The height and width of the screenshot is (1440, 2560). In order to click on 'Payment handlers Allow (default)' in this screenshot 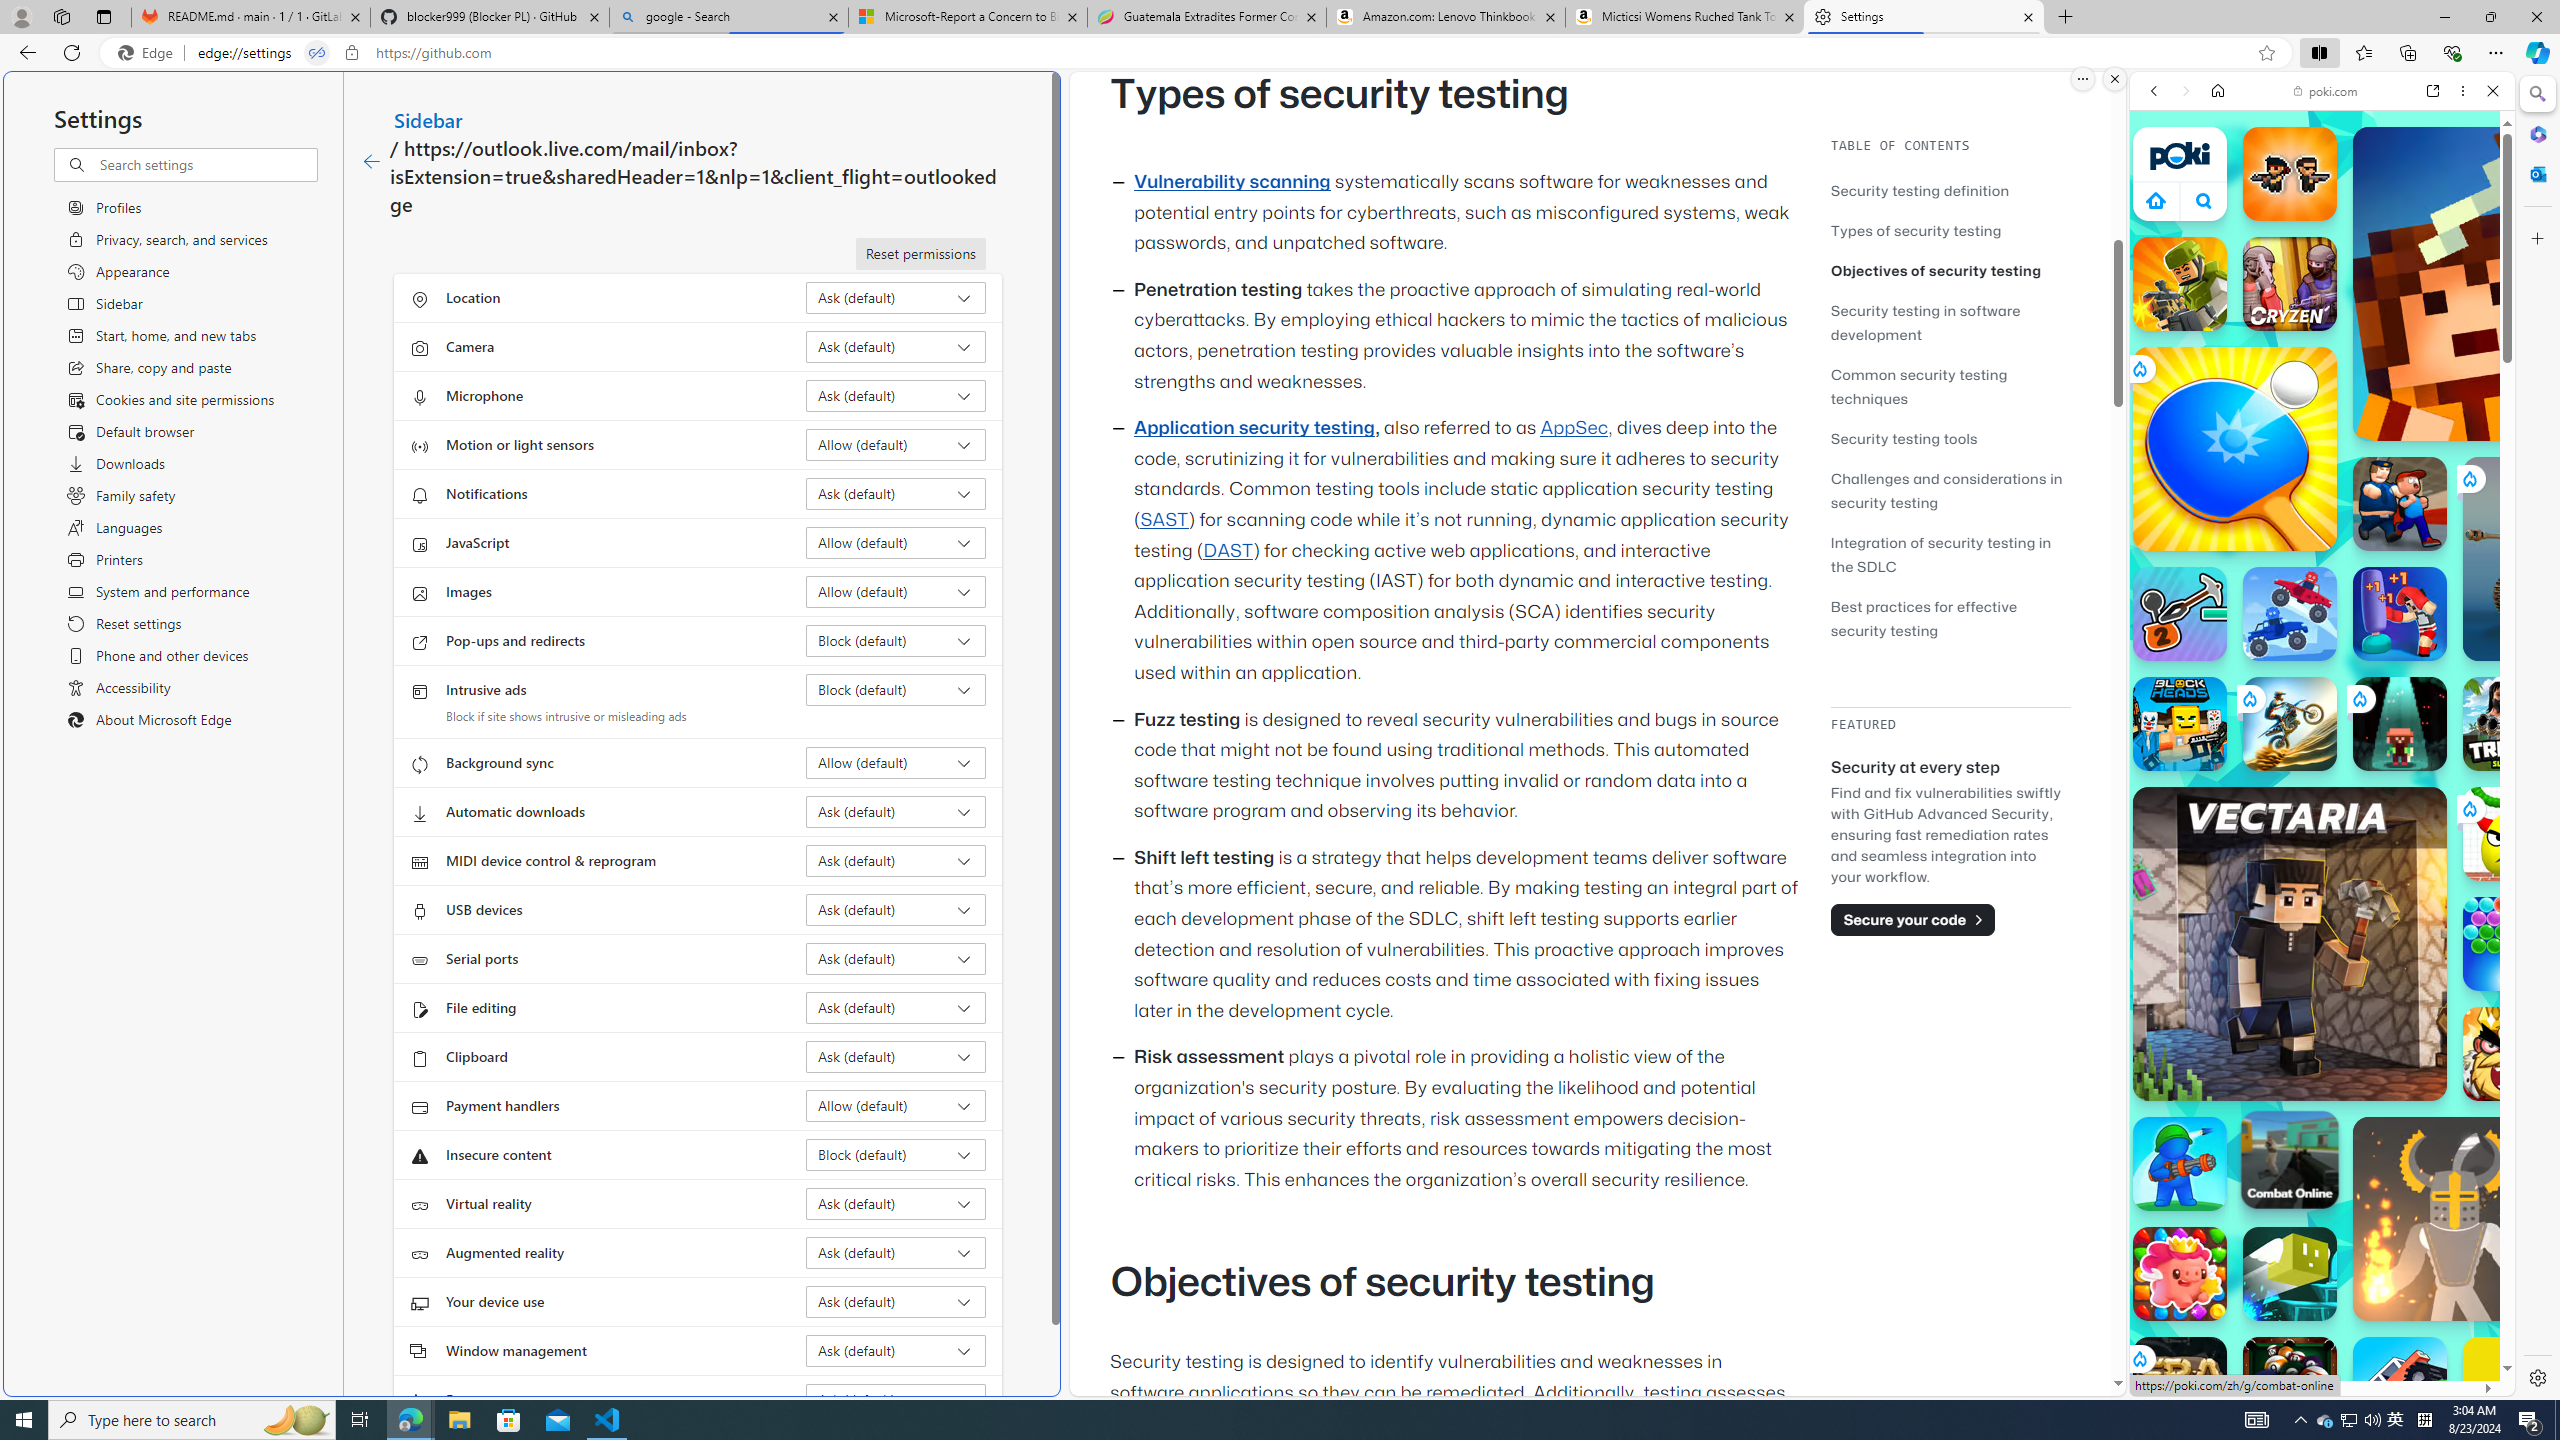, I will do `click(896, 1104)`.